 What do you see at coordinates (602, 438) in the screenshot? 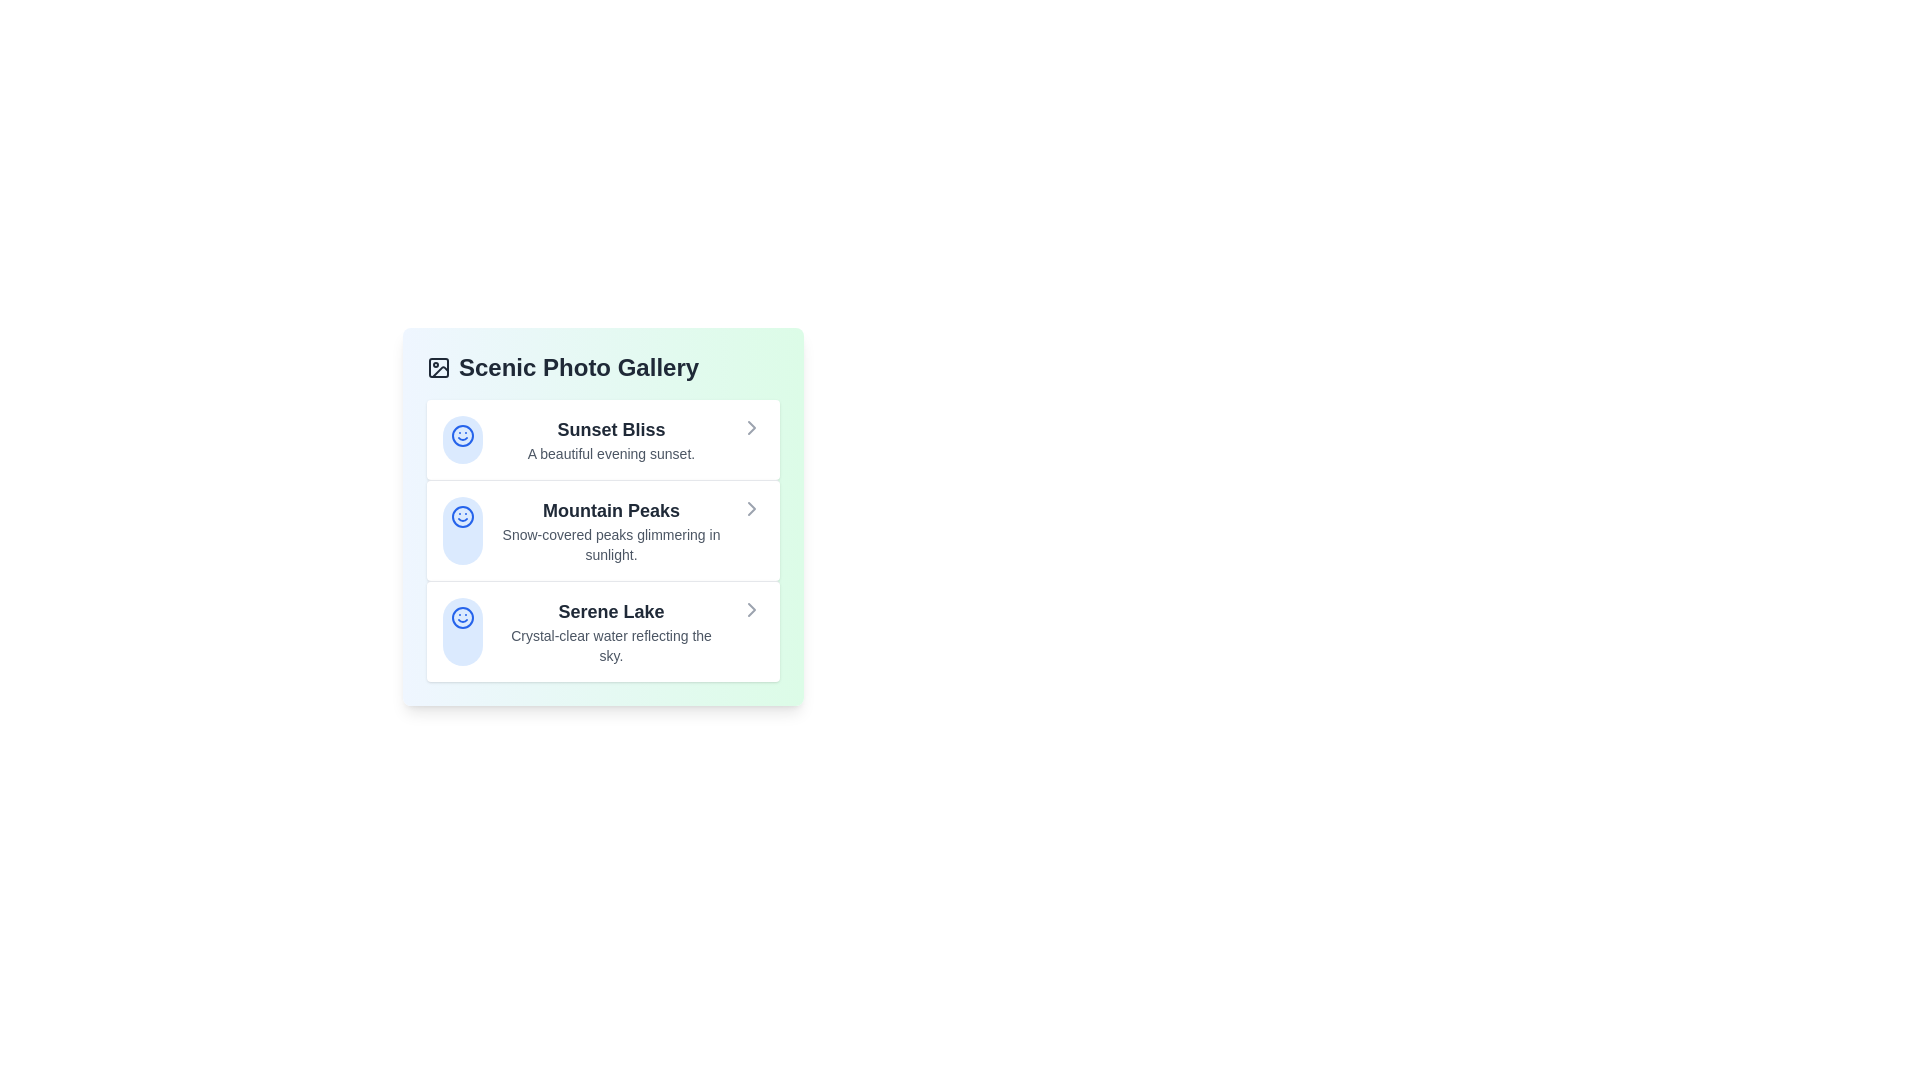
I see `the list item with the title Sunset Bliss` at bounding box center [602, 438].